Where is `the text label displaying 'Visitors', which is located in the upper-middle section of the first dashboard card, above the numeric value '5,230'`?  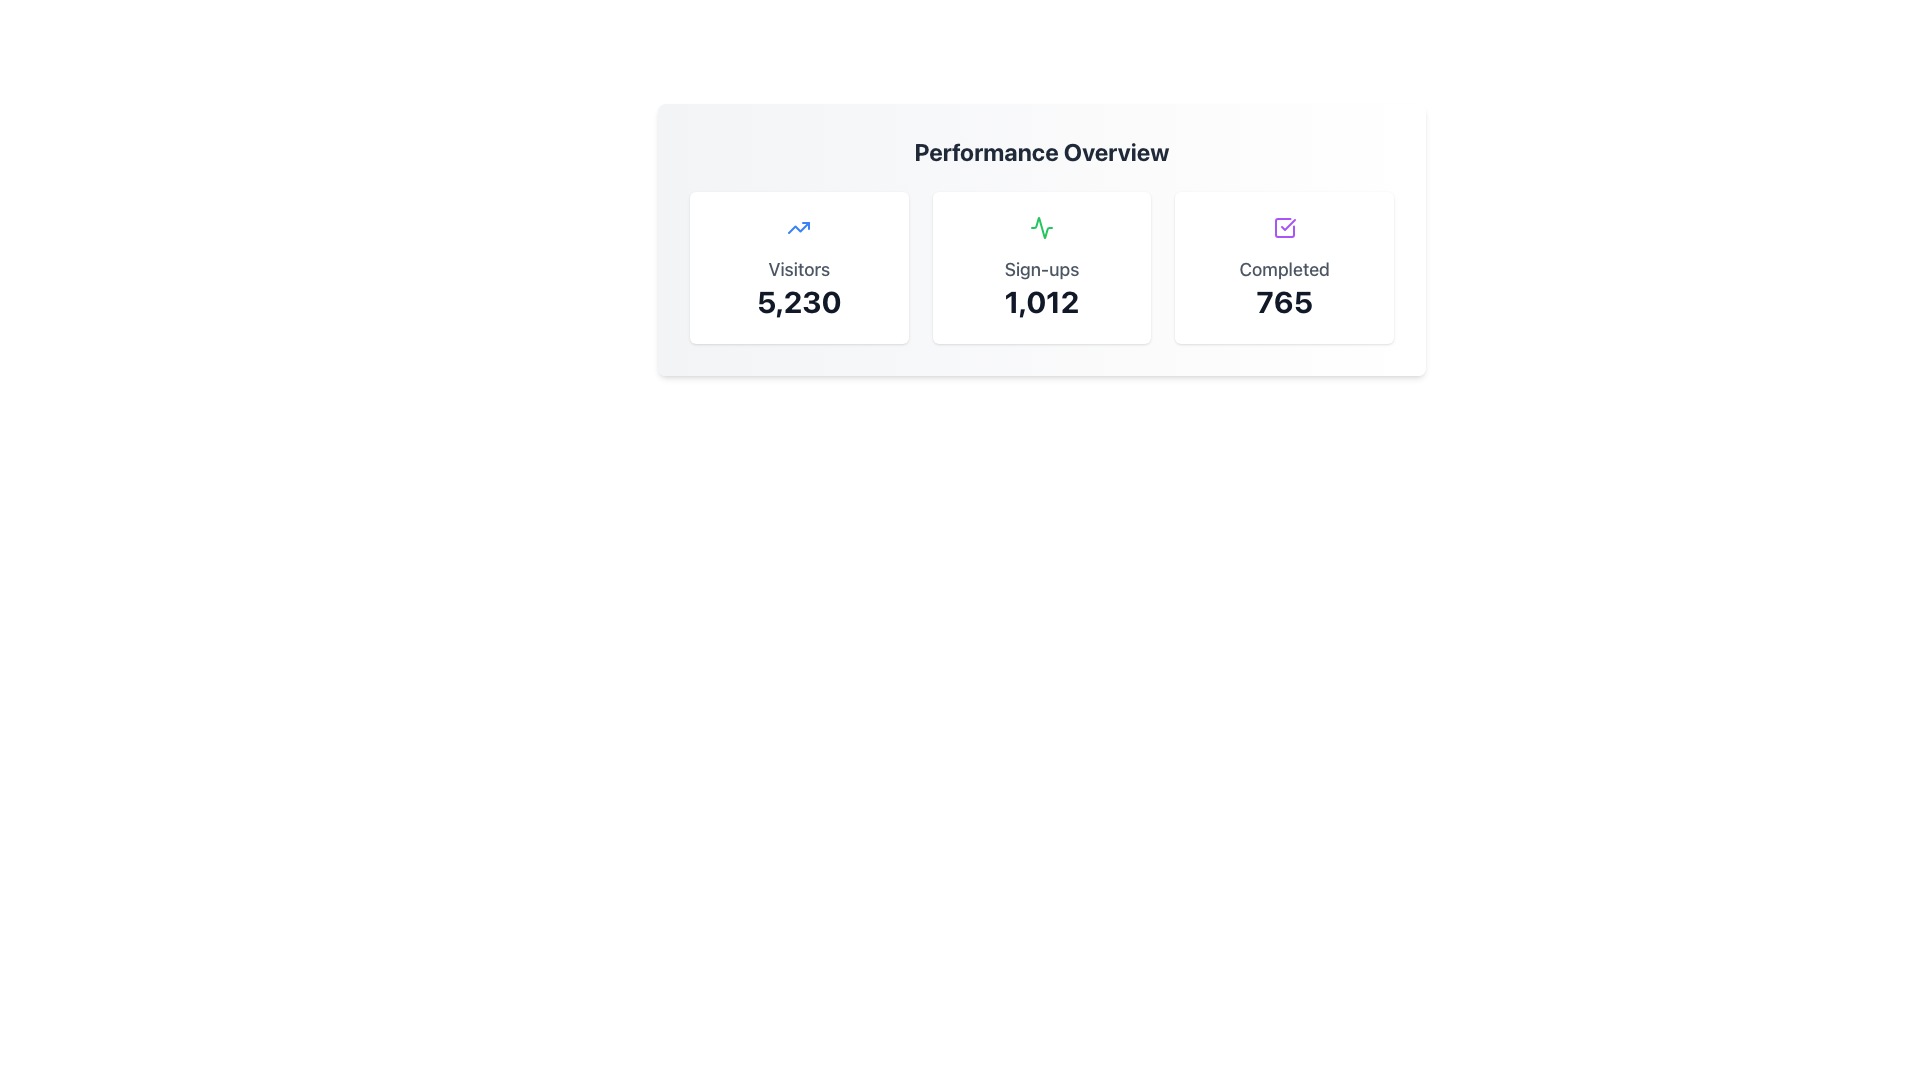 the text label displaying 'Visitors', which is located in the upper-middle section of the first dashboard card, above the numeric value '5,230' is located at coordinates (798, 270).